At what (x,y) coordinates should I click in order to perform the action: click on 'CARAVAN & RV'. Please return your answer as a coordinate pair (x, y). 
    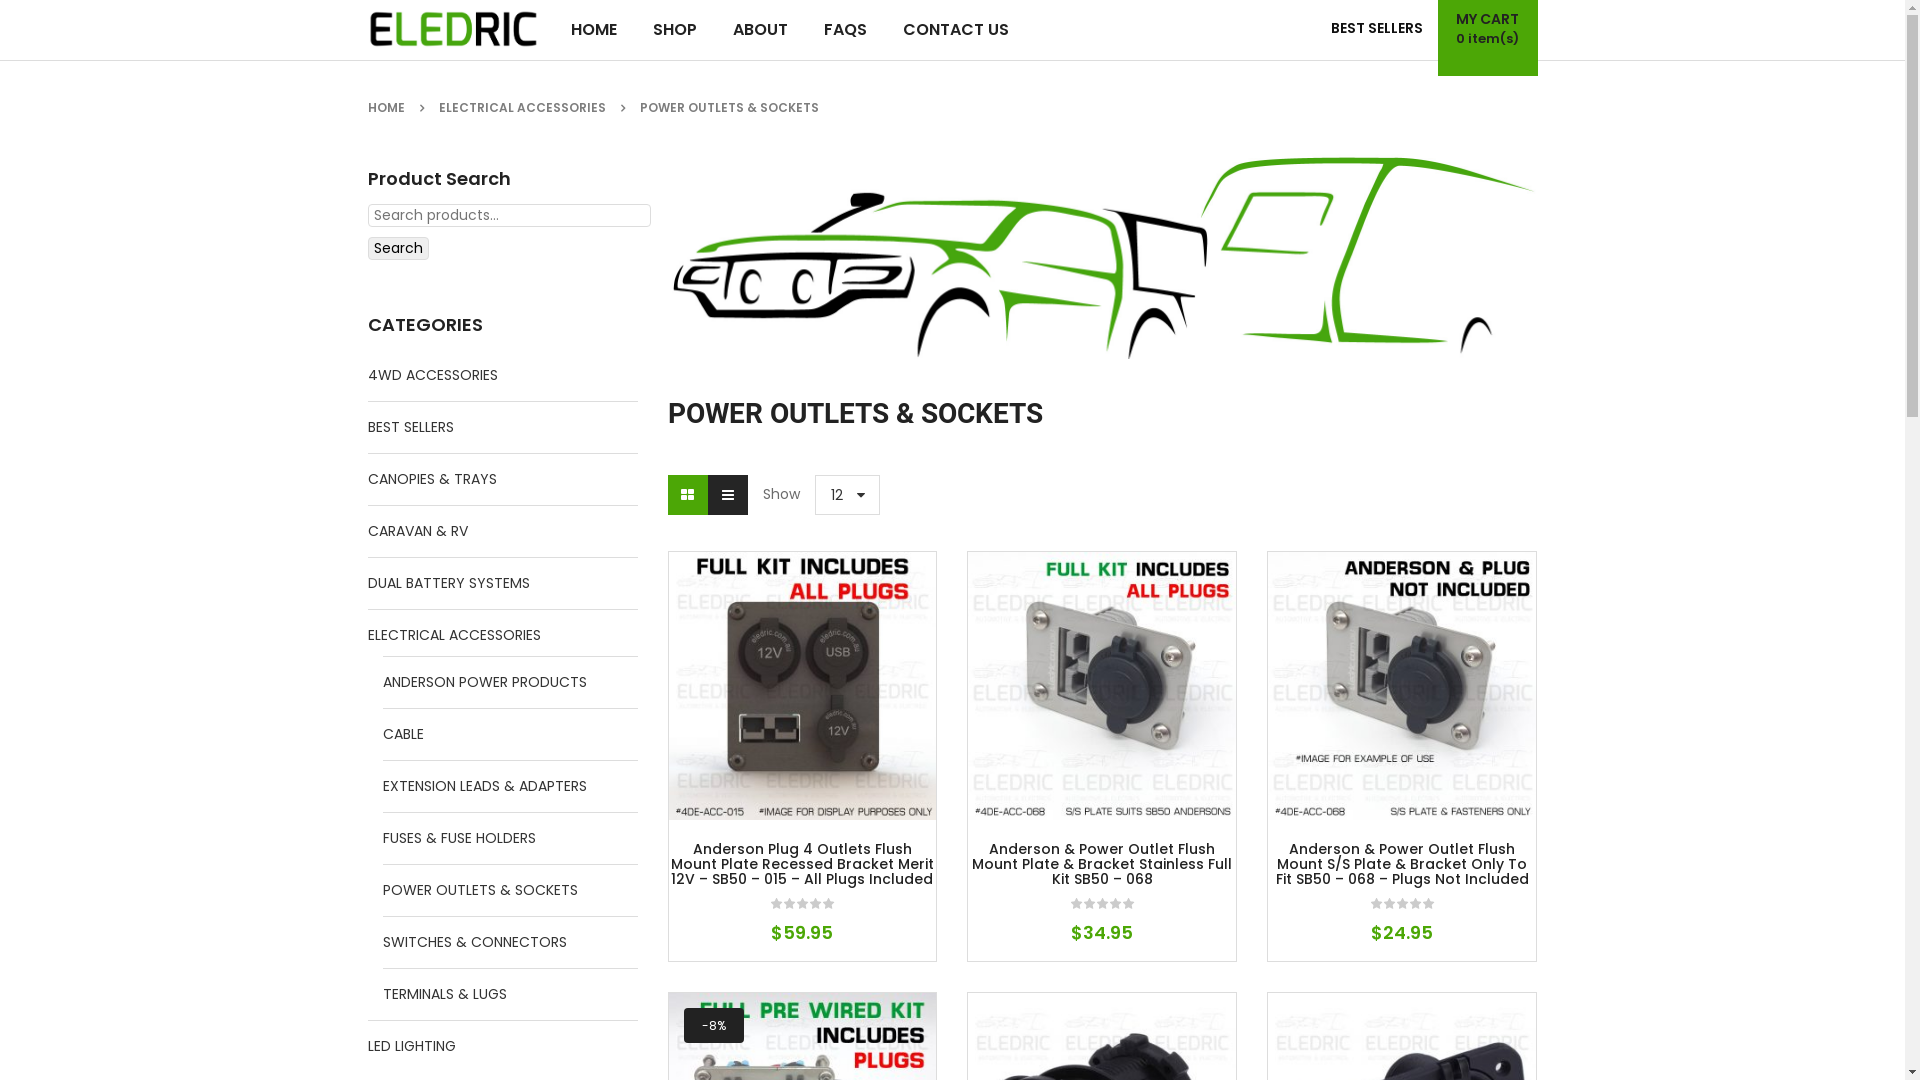
    Looking at the image, I should click on (368, 530).